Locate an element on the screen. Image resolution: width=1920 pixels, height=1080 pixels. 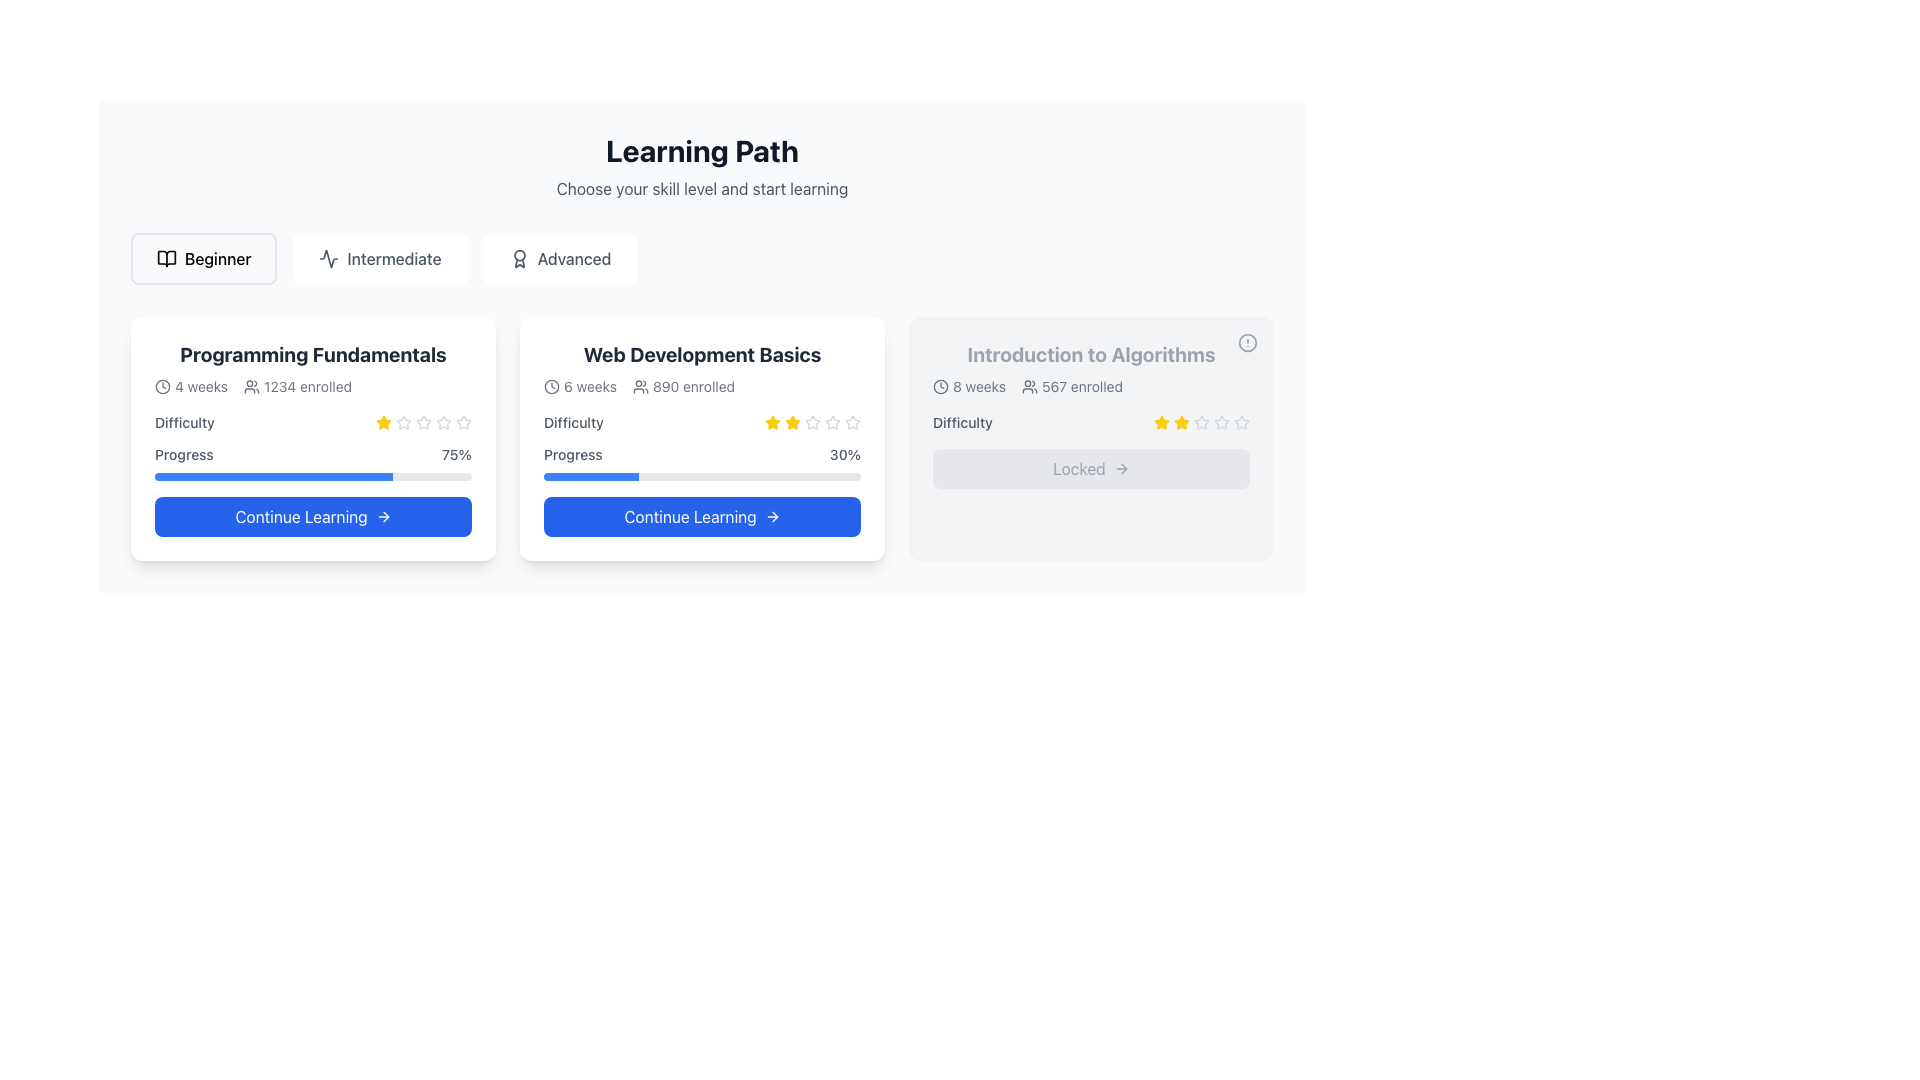
the second star icon in the rating system for the 'Introduction to Algorithms' card to modify the rating is located at coordinates (1161, 420).